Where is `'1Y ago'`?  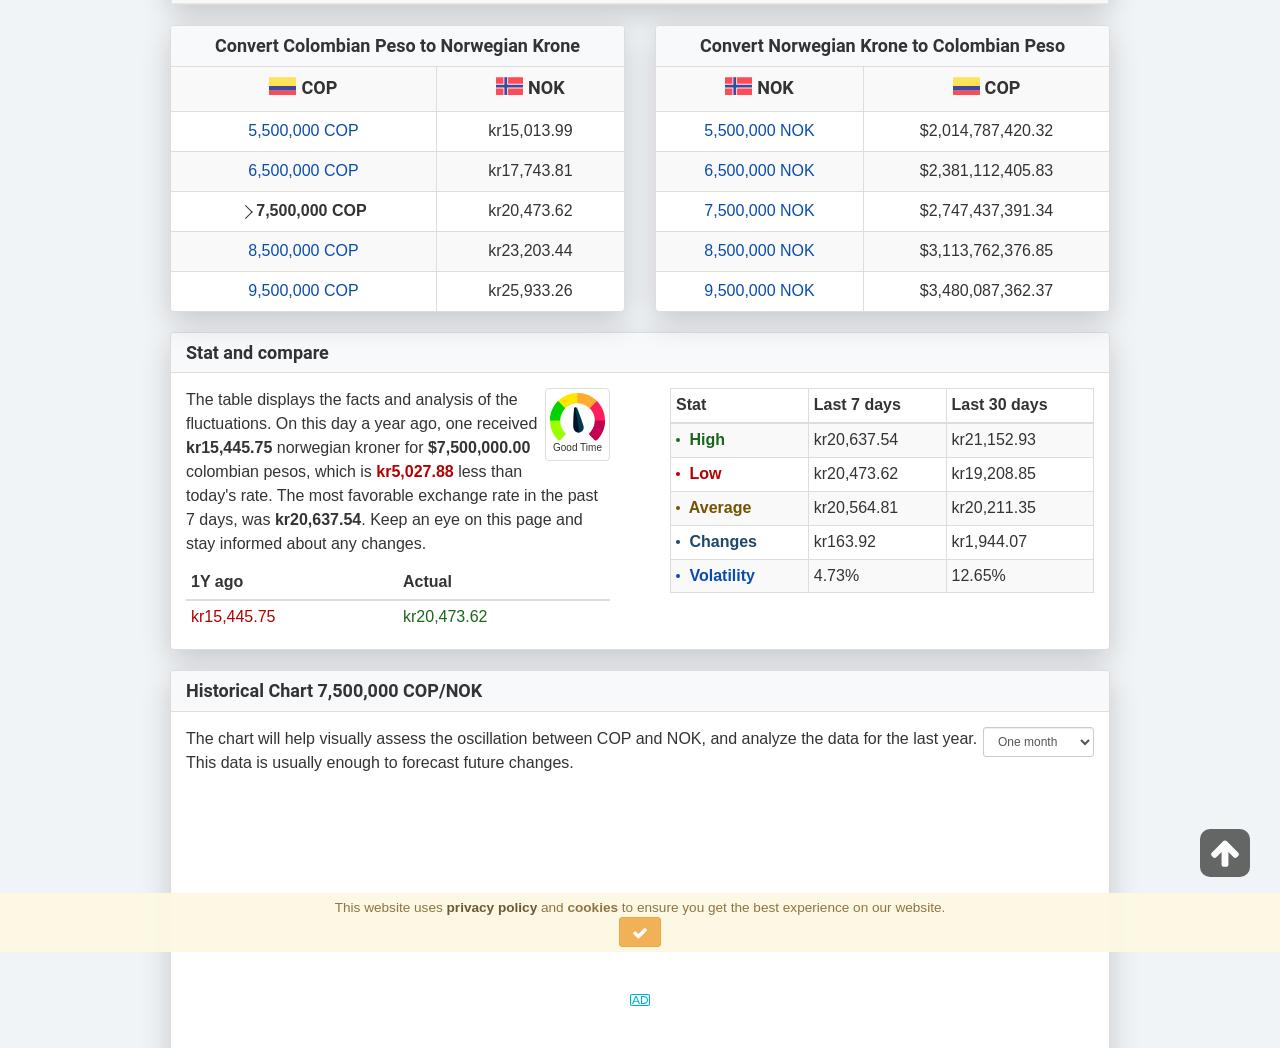 '1Y ago' is located at coordinates (216, 581).